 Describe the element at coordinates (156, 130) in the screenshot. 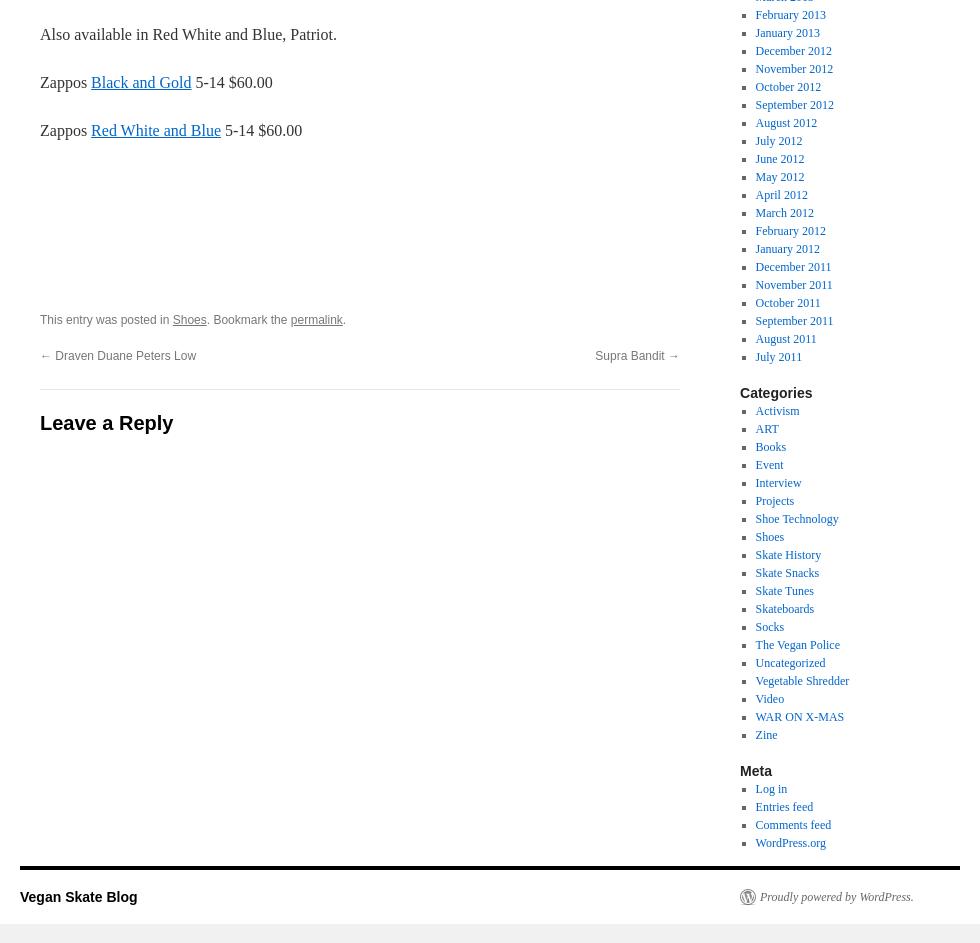

I see `'Red White and Blue'` at that location.